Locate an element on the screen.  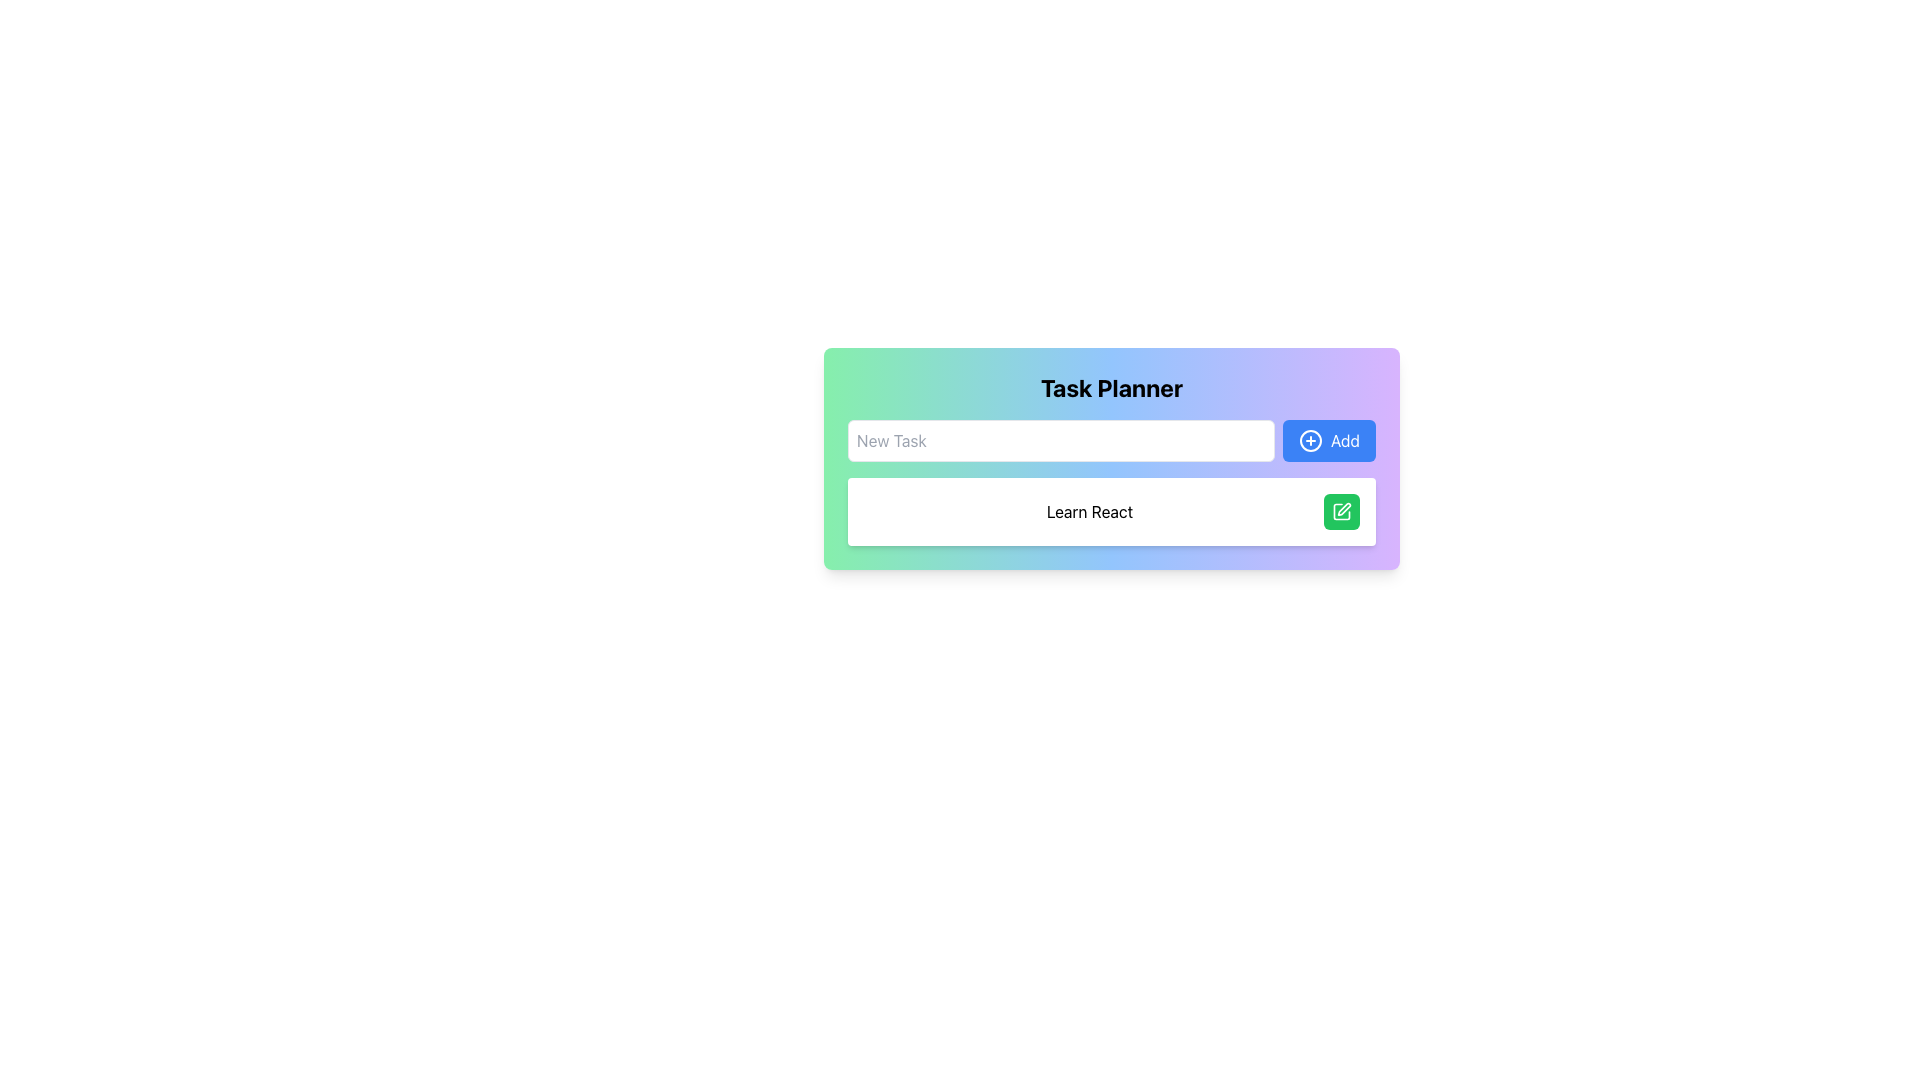
the 'Learn React' text label, which is displayed in bold on a white background and is positioned to the left of a green button is located at coordinates (1088, 511).